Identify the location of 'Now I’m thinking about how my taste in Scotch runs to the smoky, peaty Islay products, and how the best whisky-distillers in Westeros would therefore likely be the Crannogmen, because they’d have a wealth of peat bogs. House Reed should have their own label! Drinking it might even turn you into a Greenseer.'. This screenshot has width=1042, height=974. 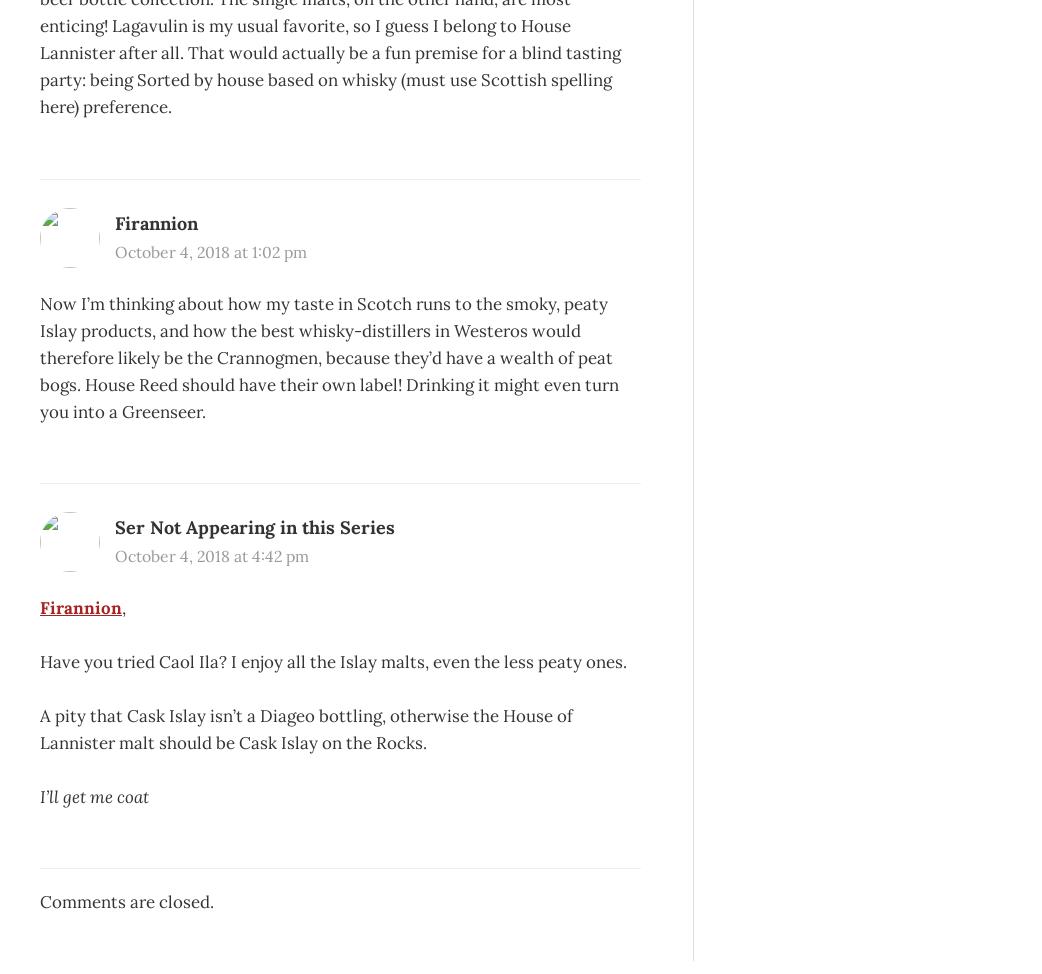
(329, 356).